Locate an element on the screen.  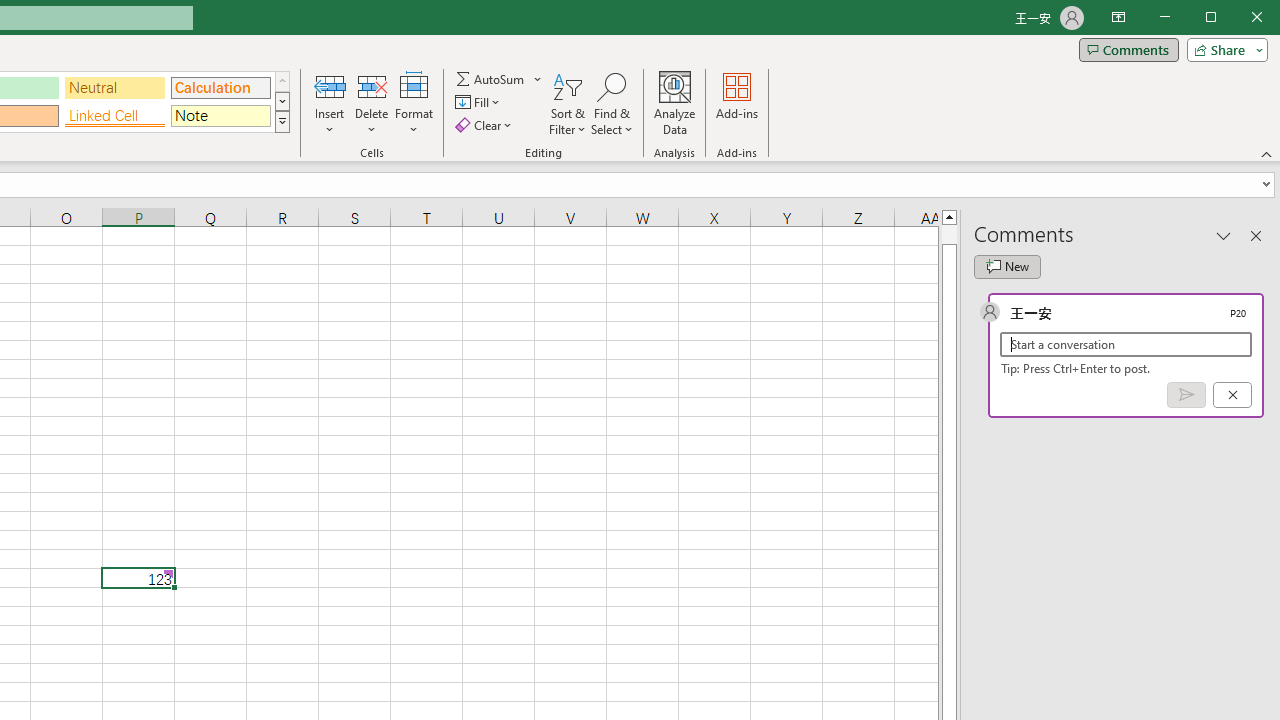
'Fill' is located at coordinates (478, 102).